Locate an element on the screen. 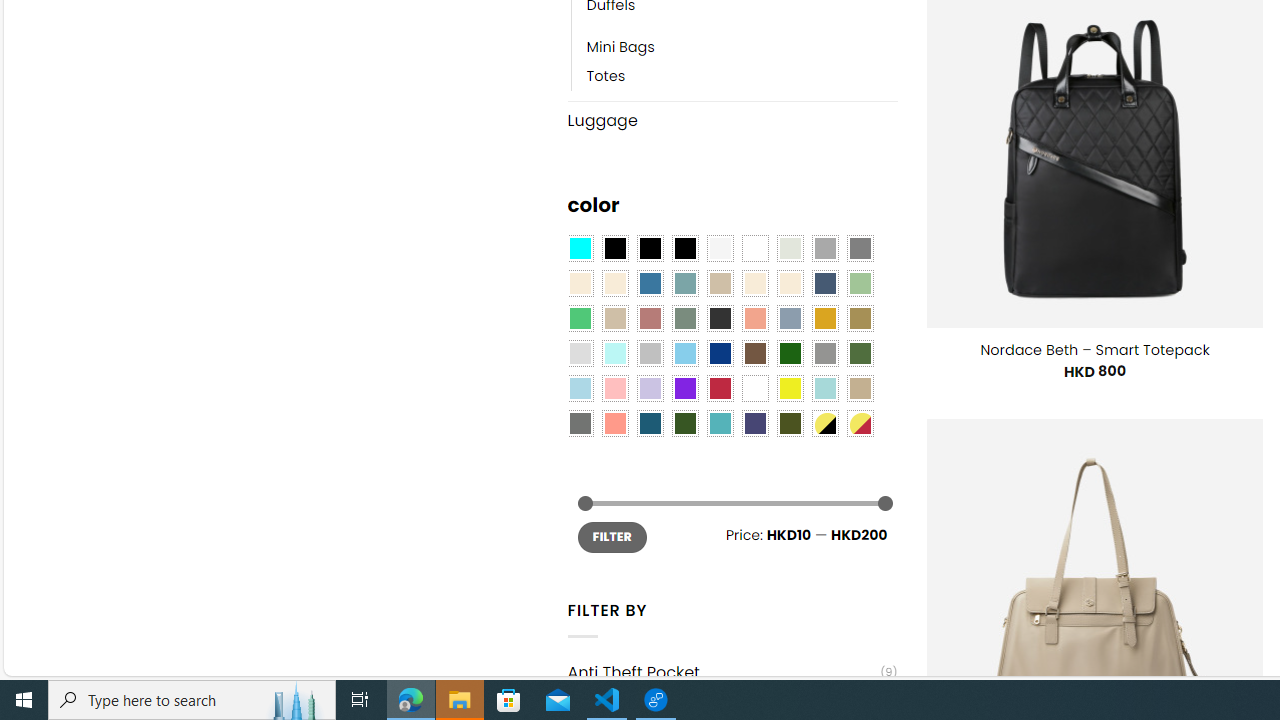 The width and height of the screenshot is (1280, 720). 'Caramel' is located at coordinates (754, 283).